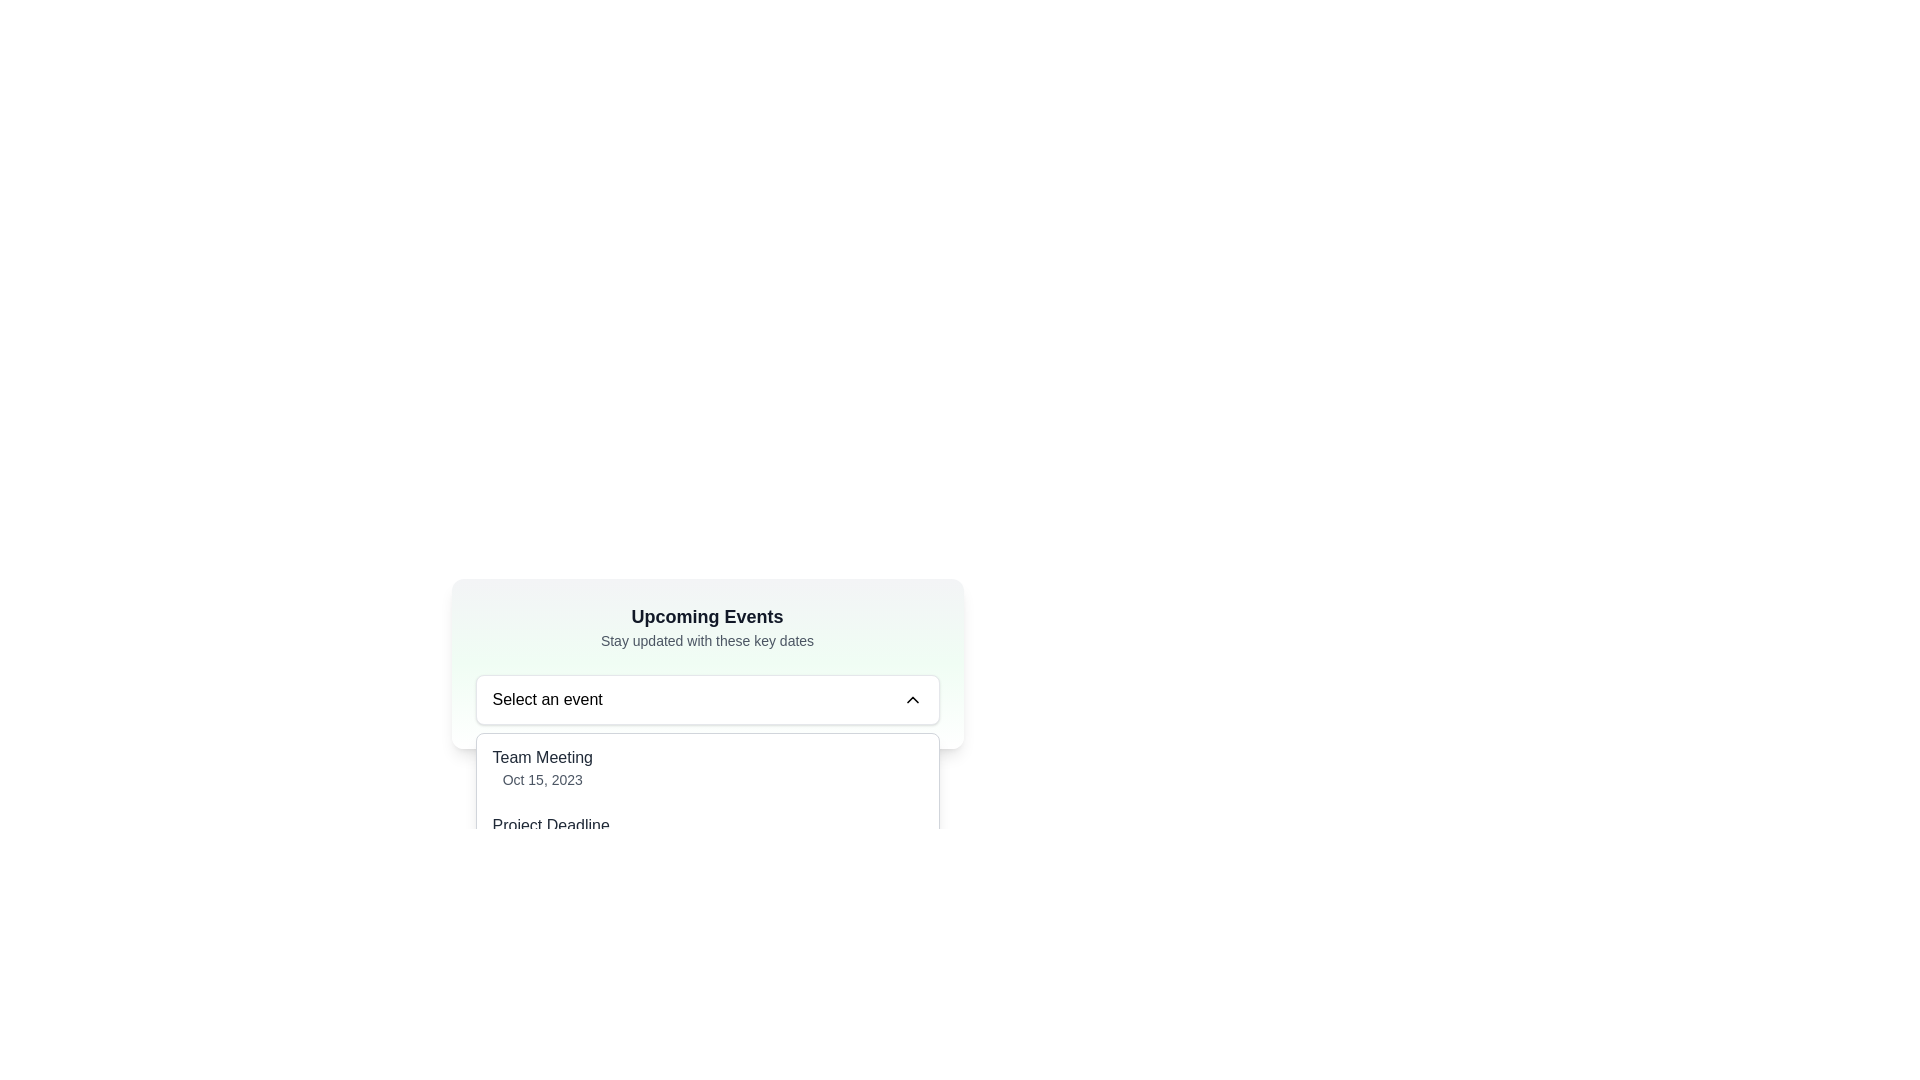 The width and height of the screenshot is (1920, 1080). I want to click on the text label displaying the date 'Oct 15, 2023', which is located below the 'Team Meeting' label in the dropdown menu, so click(542, 778).